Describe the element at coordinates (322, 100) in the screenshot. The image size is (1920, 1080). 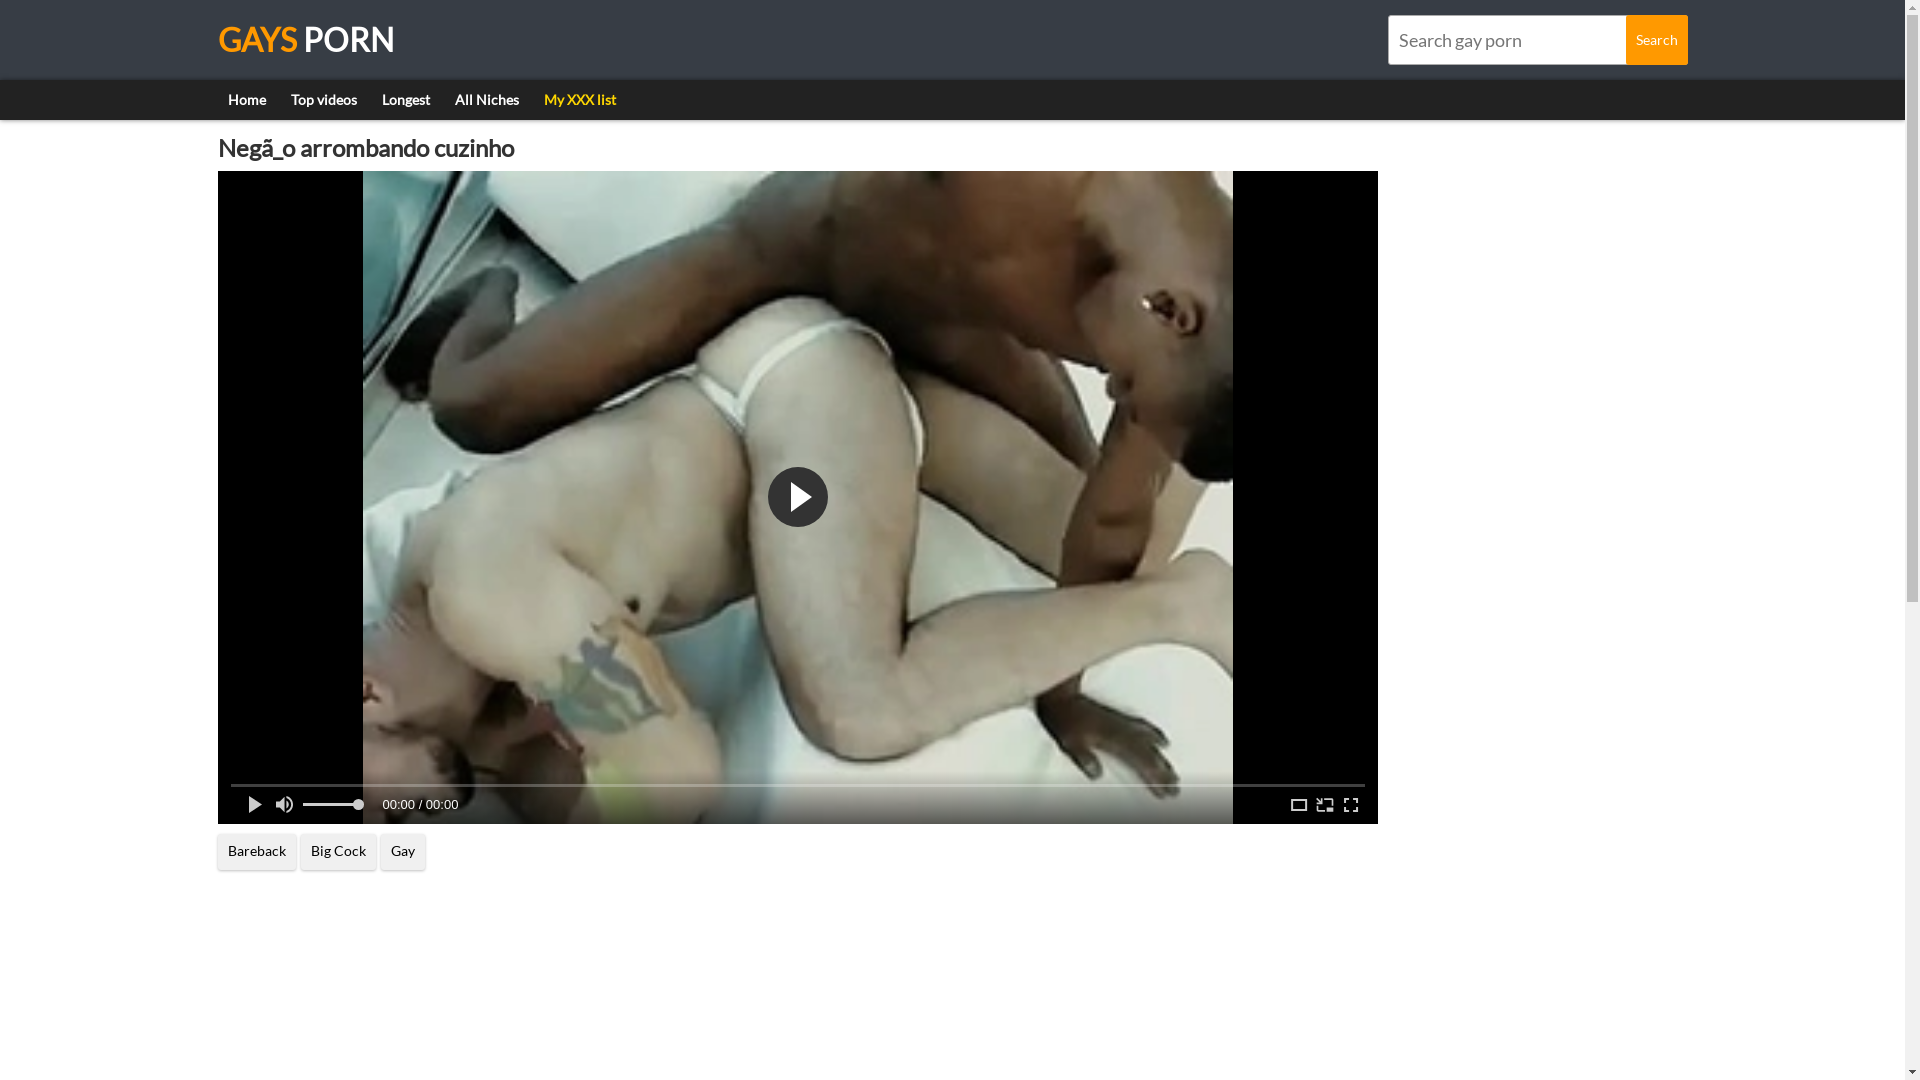
I see `'Top videos'` at that location.